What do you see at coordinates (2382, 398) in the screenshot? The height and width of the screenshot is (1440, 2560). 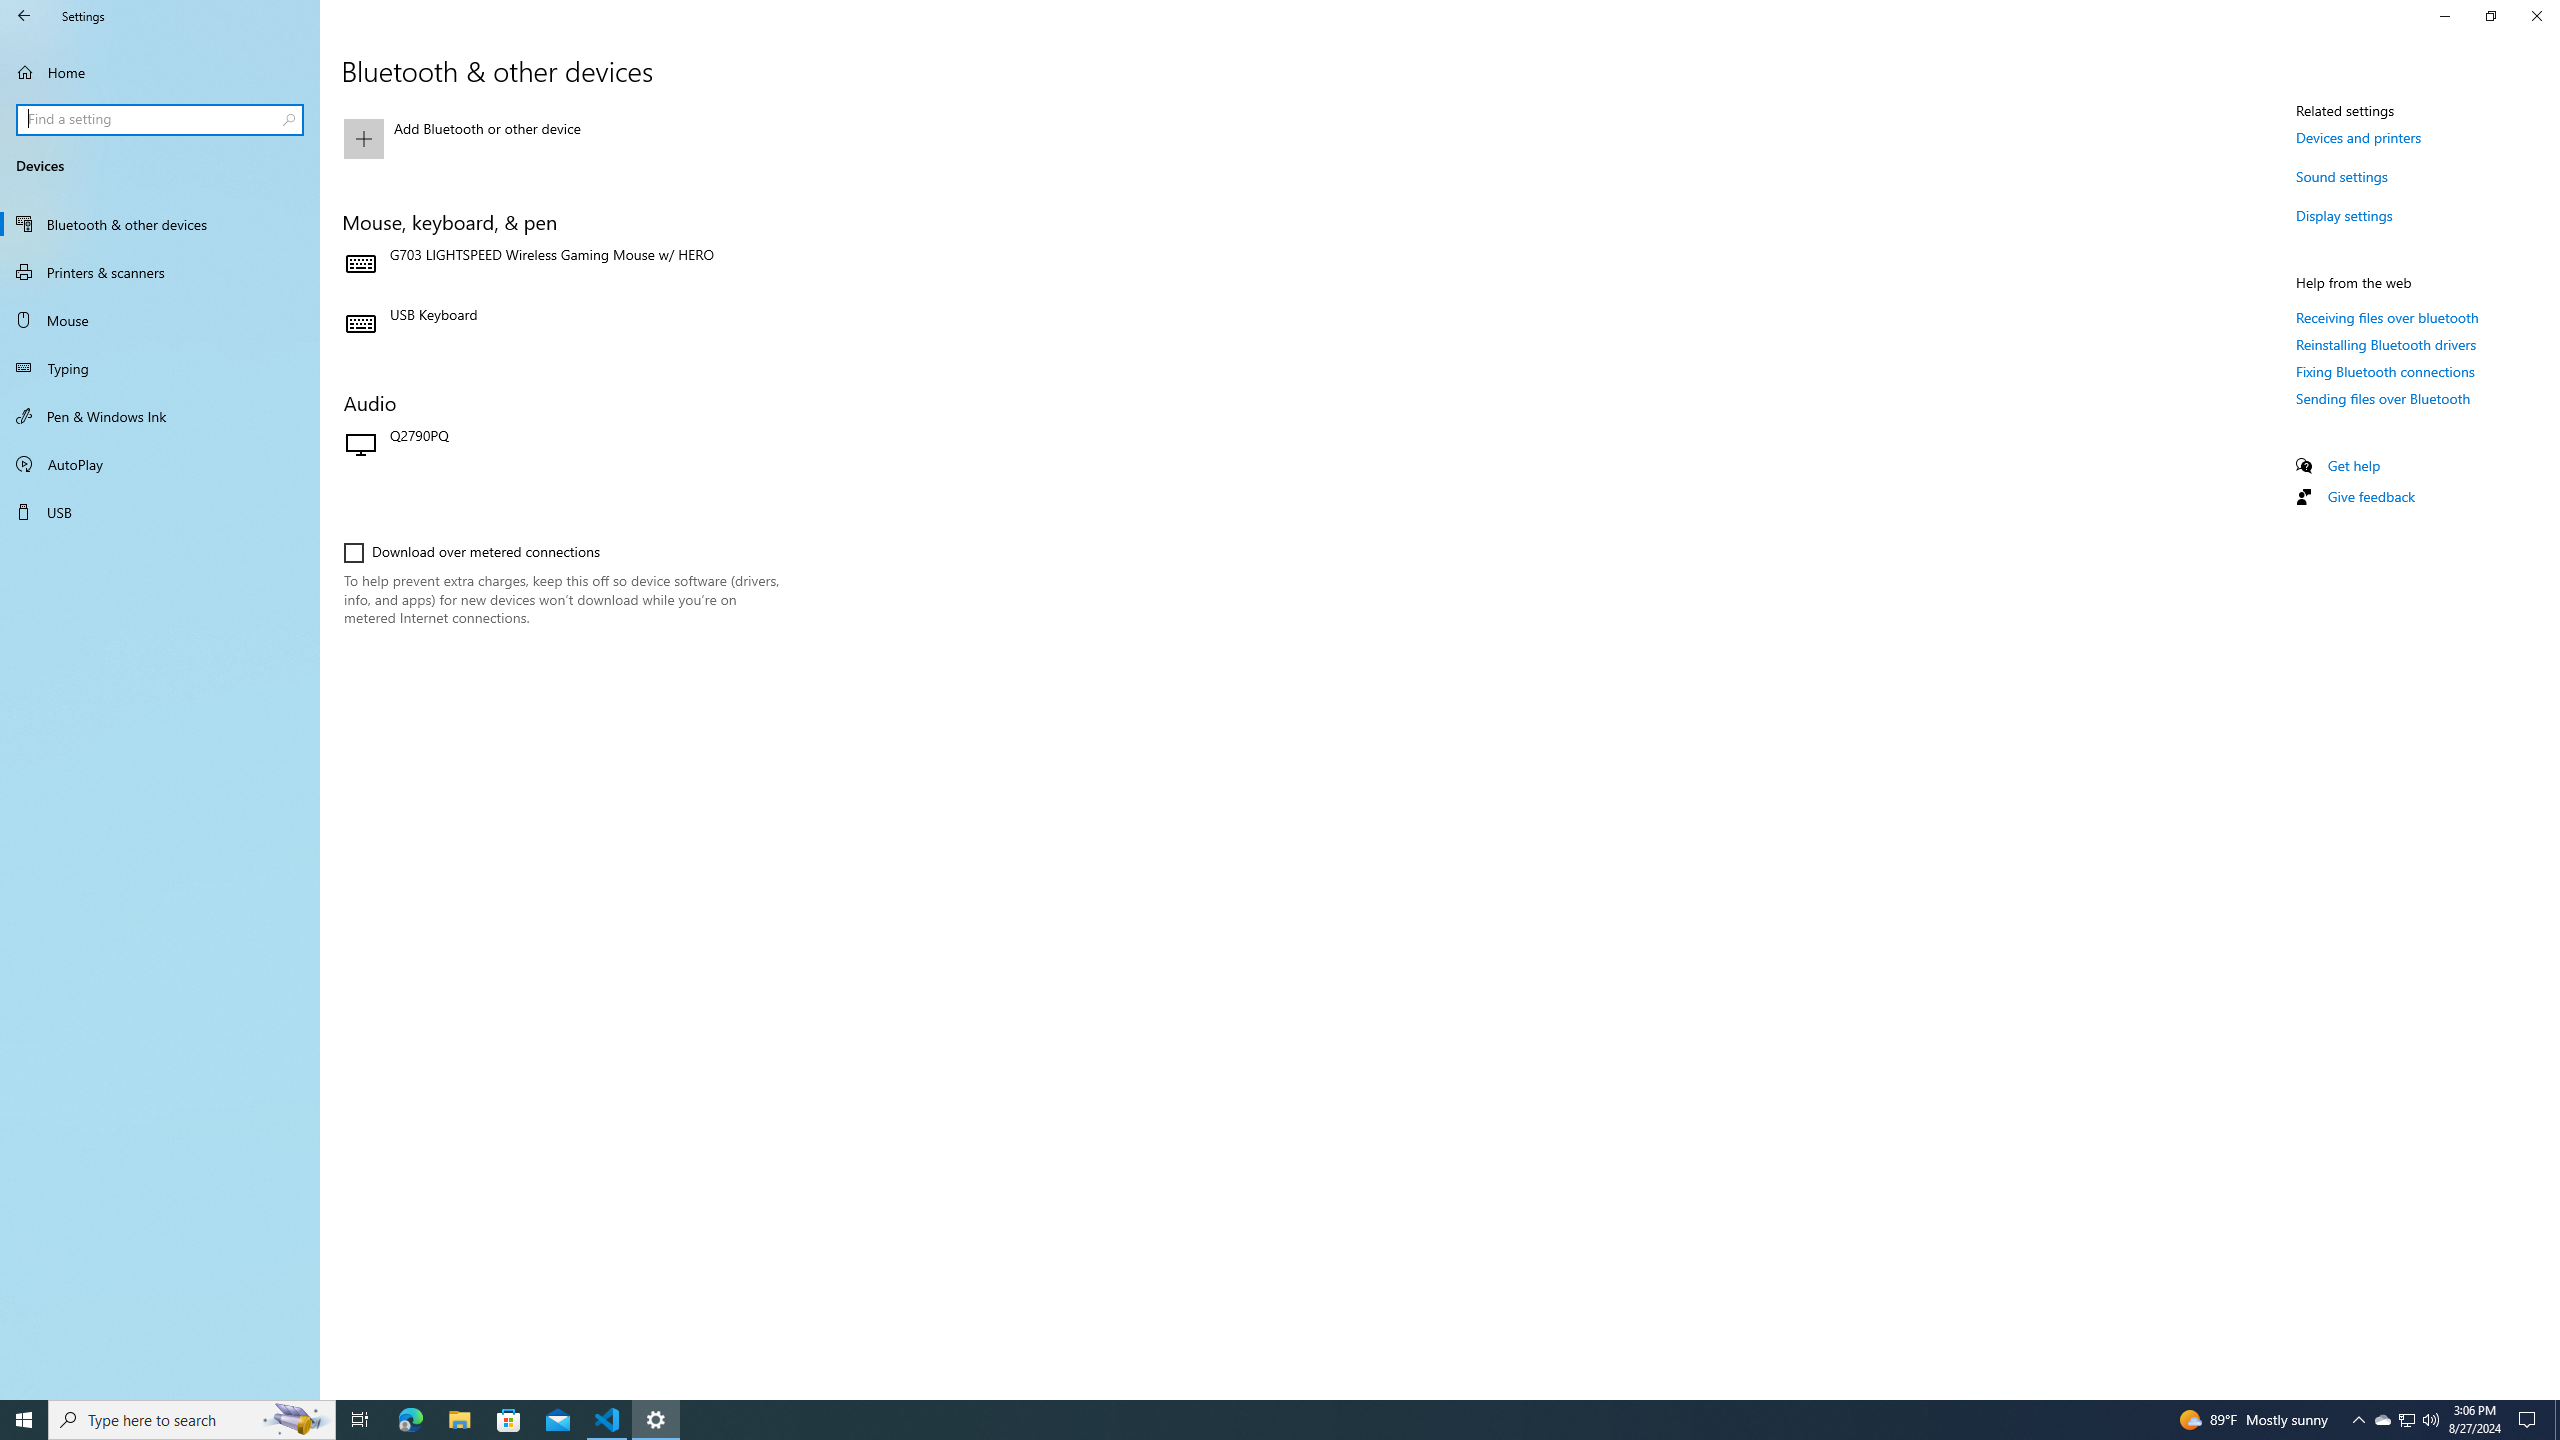 I see `'Sending files over Bluetooth'` at bounding box center [2382, 398].